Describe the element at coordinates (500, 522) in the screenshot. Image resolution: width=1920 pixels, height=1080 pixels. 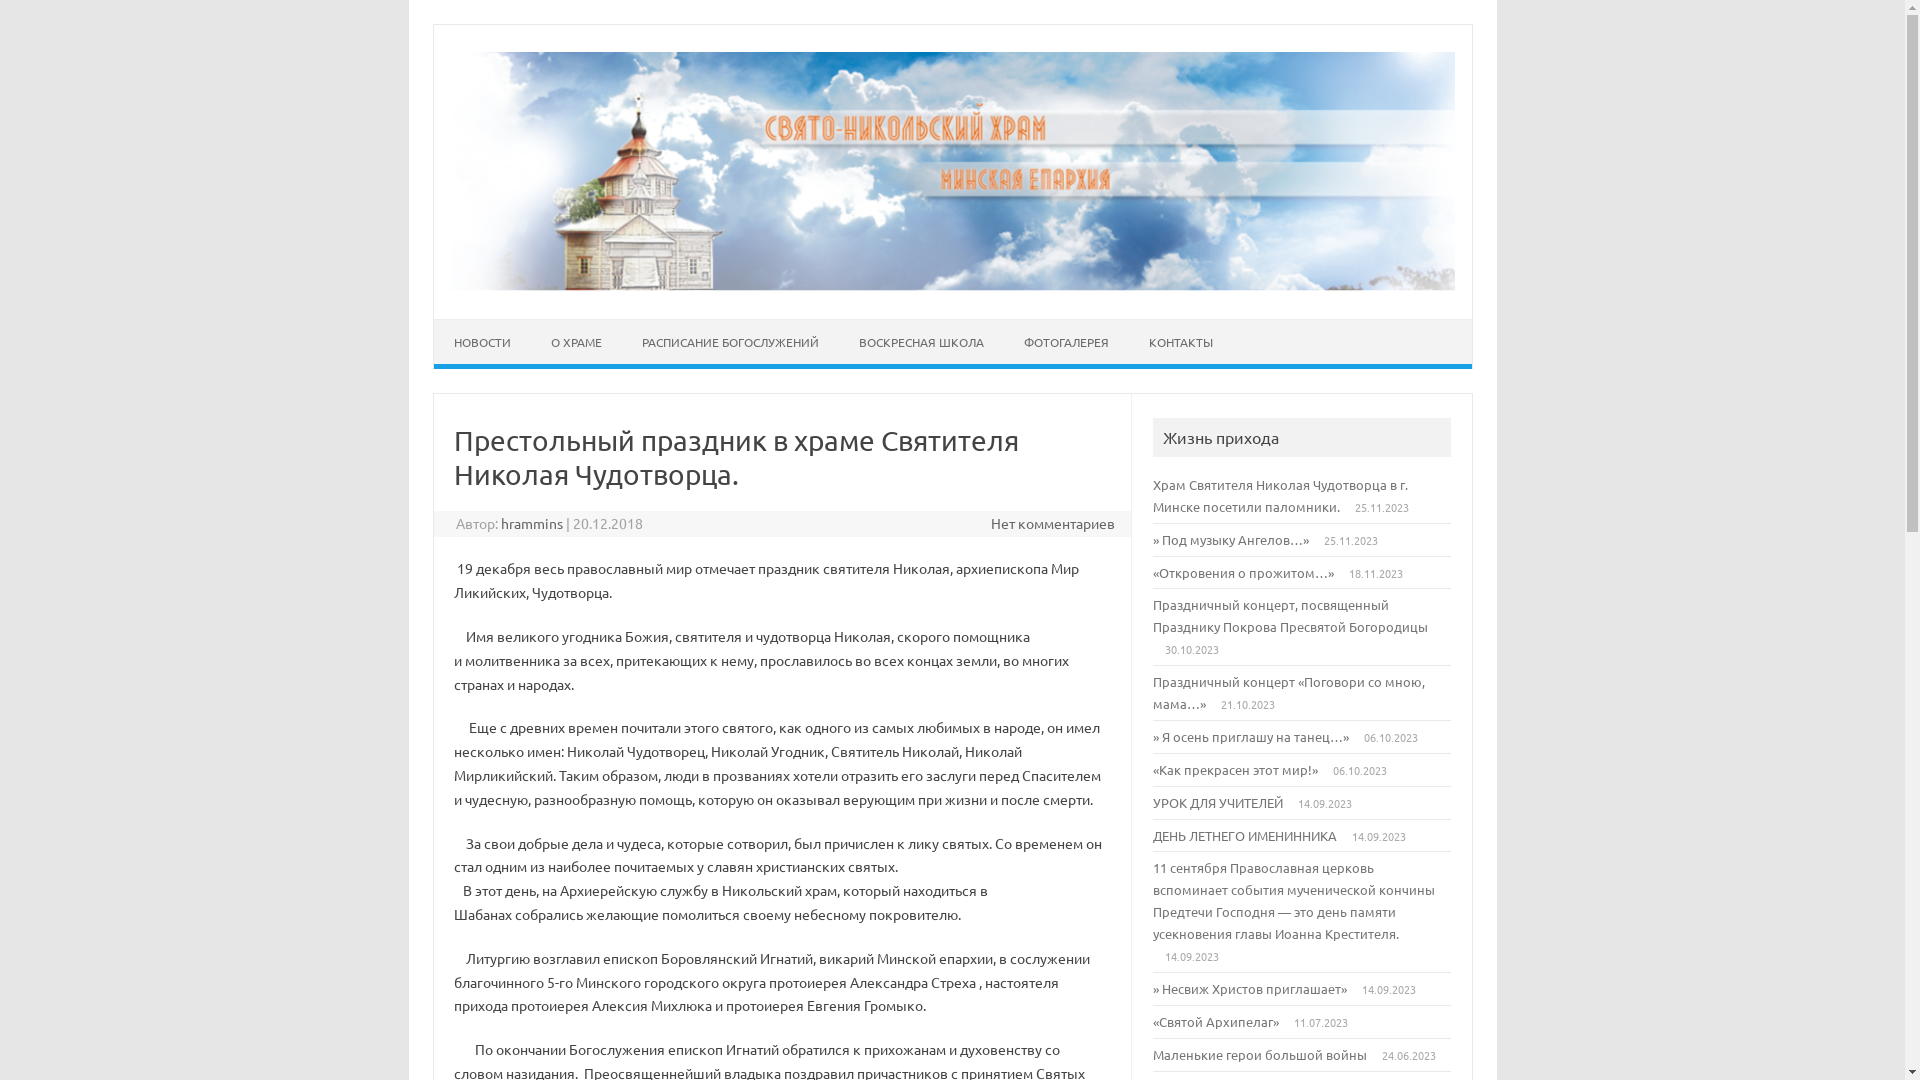
I see `'hrammins'` at that location.